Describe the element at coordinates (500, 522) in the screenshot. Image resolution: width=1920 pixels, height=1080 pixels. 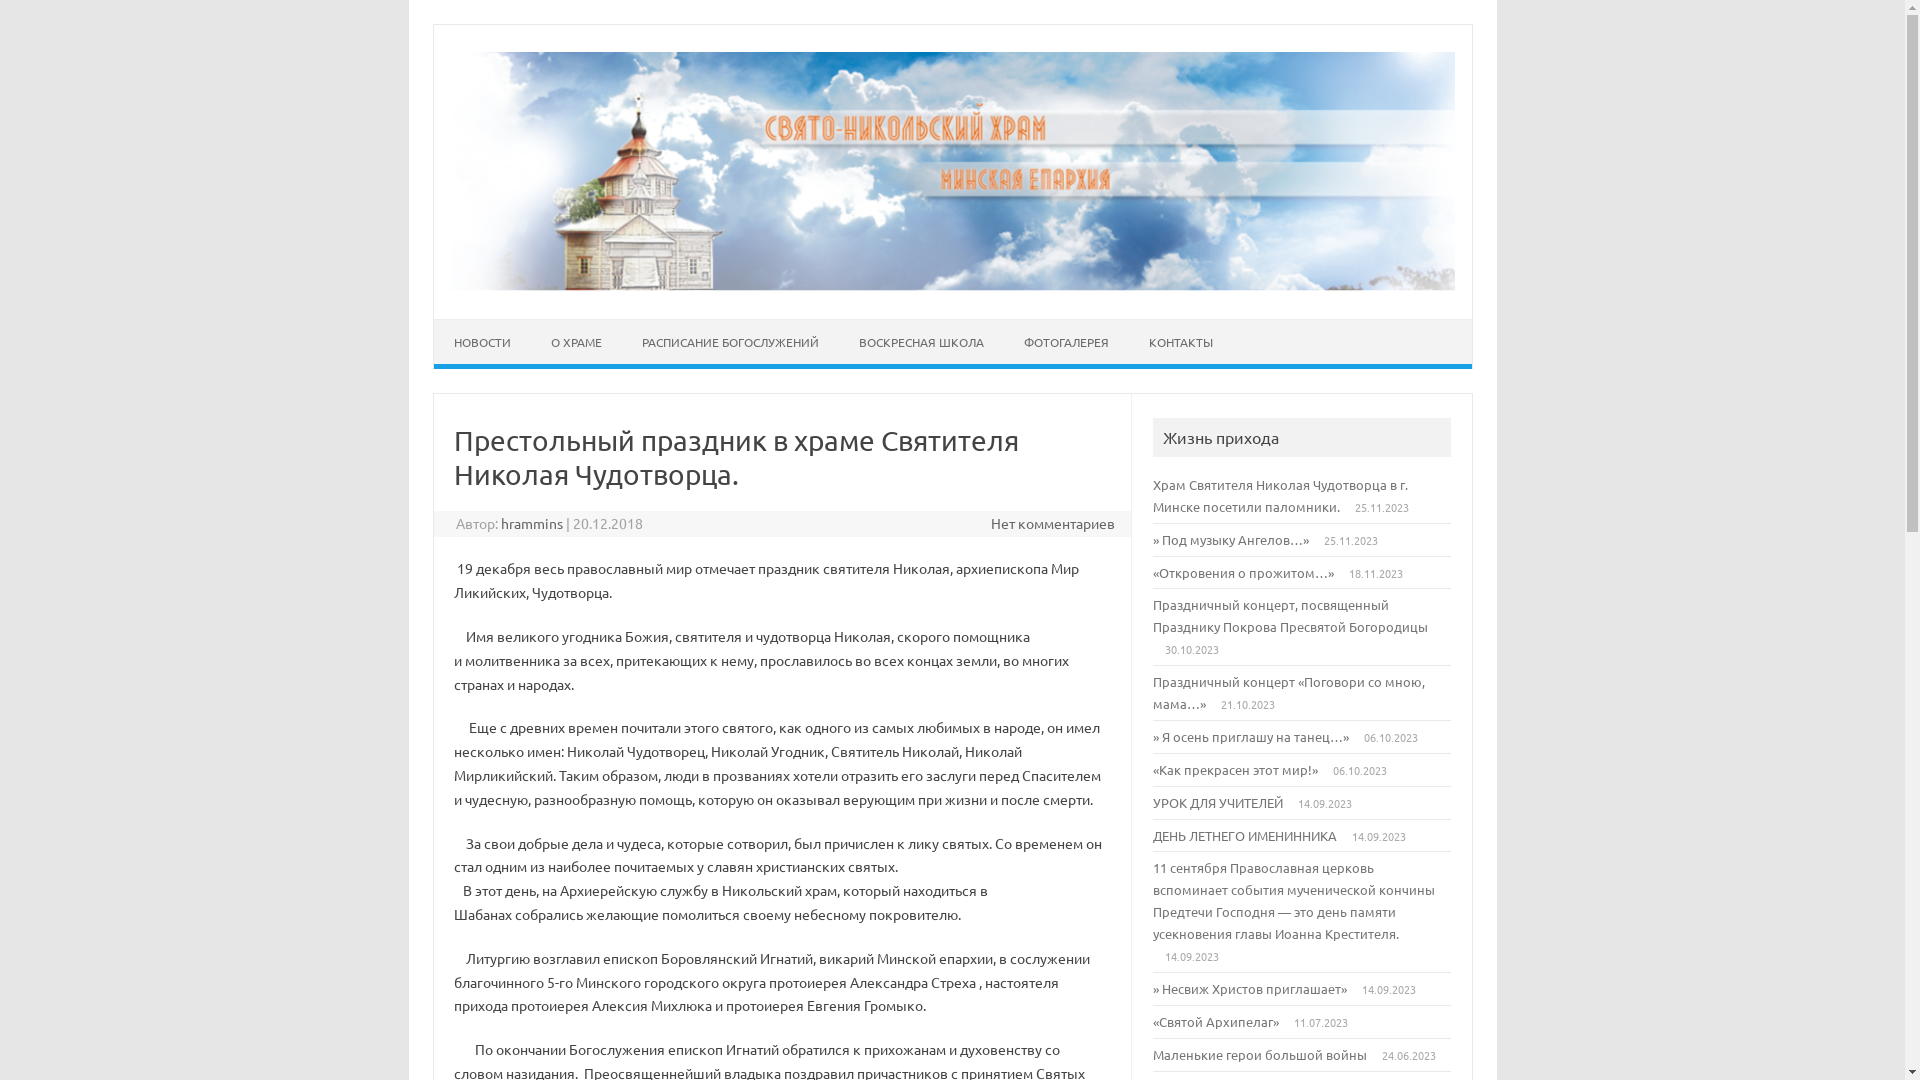
I see `'hrammins'` at that location.